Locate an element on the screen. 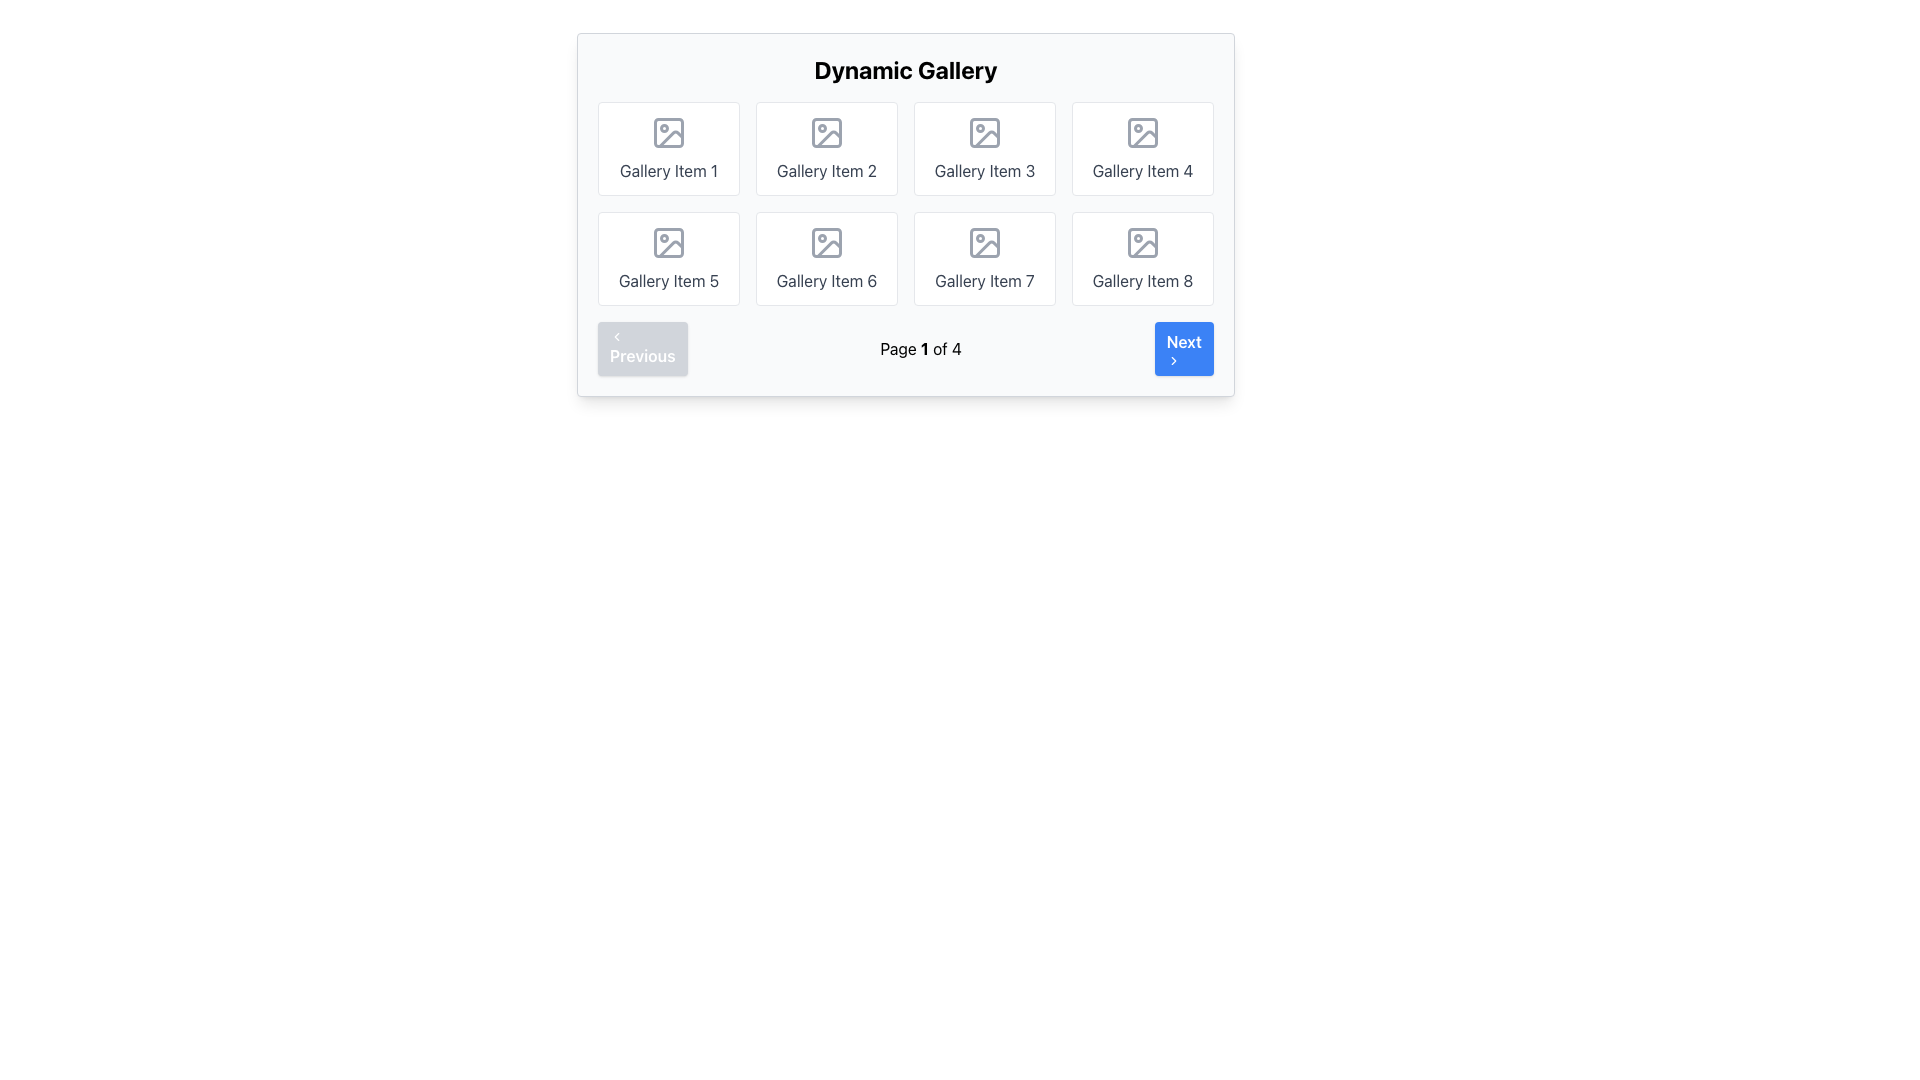 The image size is (1920, 1080). the graphic icon resembling a diagonal line with a triangular pattern, located in 'Gallery Item 6' in the grid is located at coordinates (829, 248).